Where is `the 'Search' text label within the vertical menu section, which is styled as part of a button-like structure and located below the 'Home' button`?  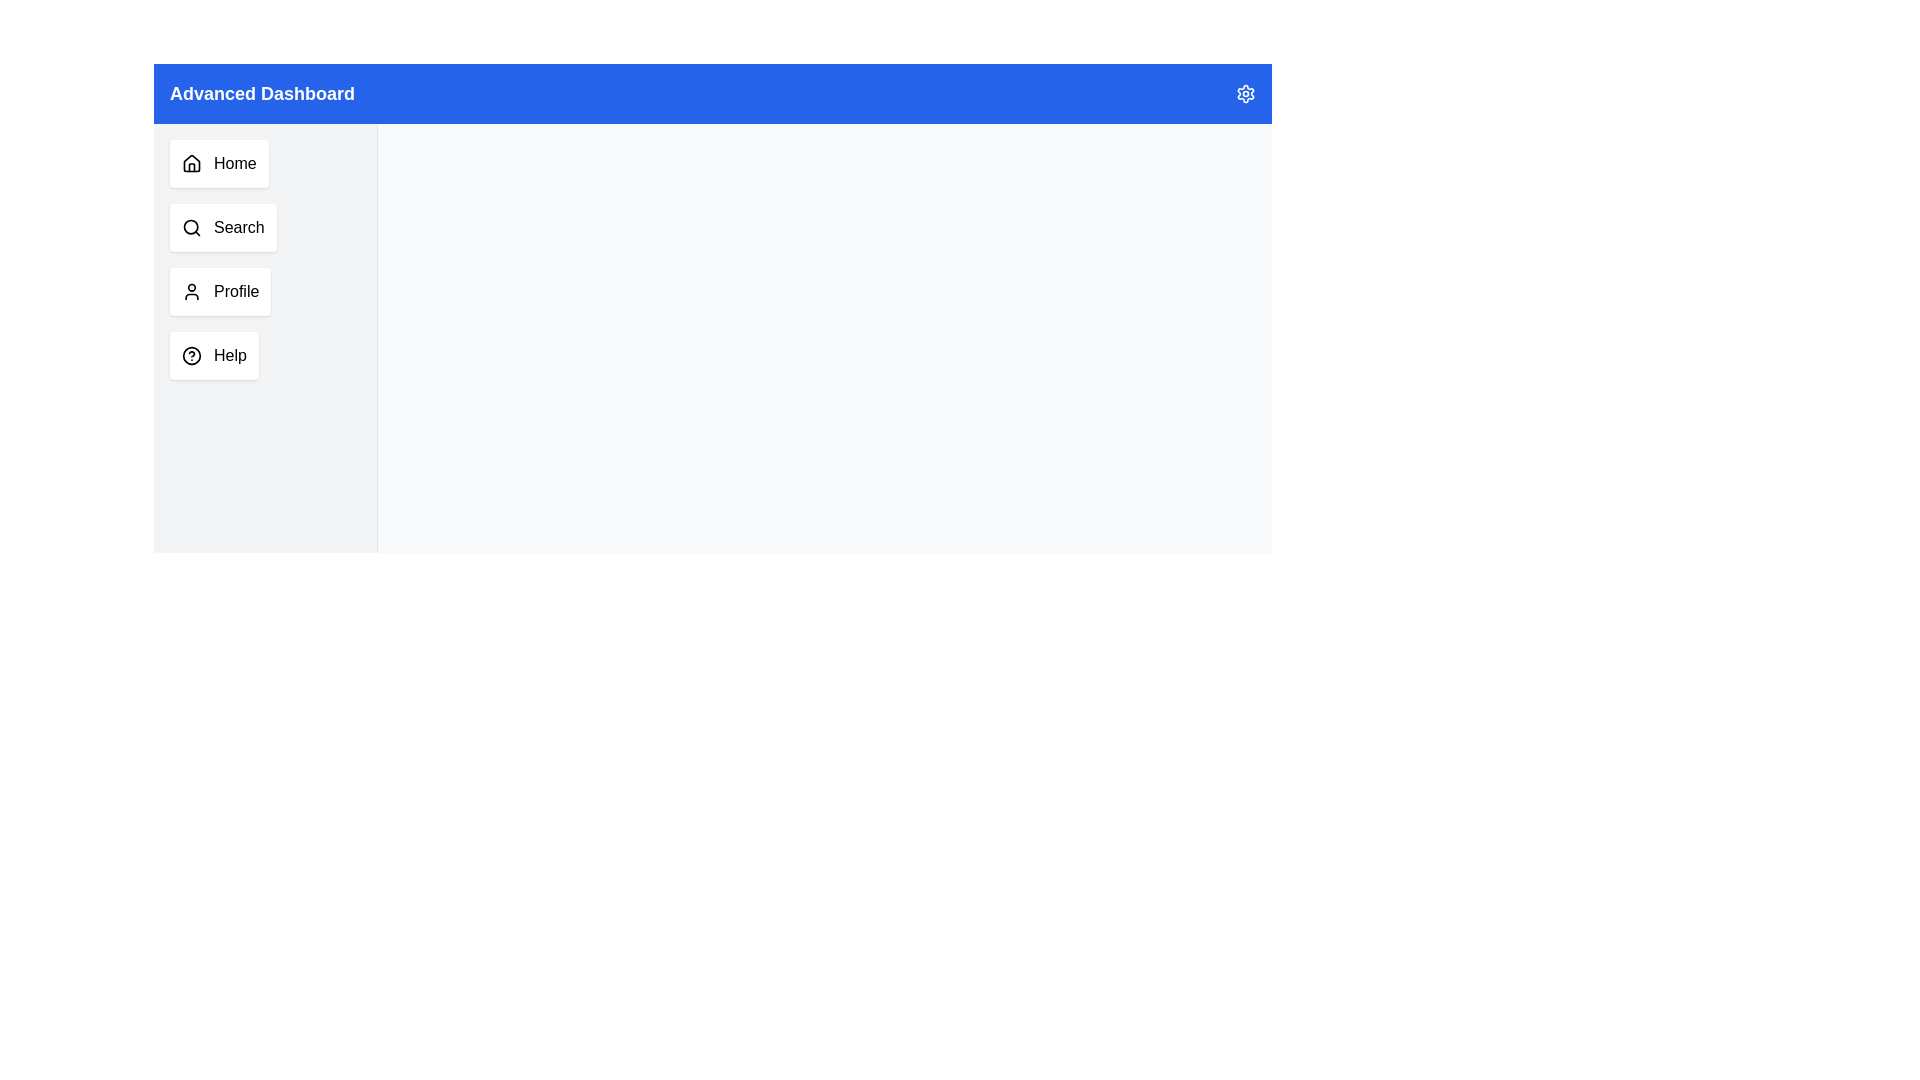 the 'Search' text label within the vertical menu section, which is styled as part of a button-like structure and located below the 'Home' button is located at coordinates (239, 226).